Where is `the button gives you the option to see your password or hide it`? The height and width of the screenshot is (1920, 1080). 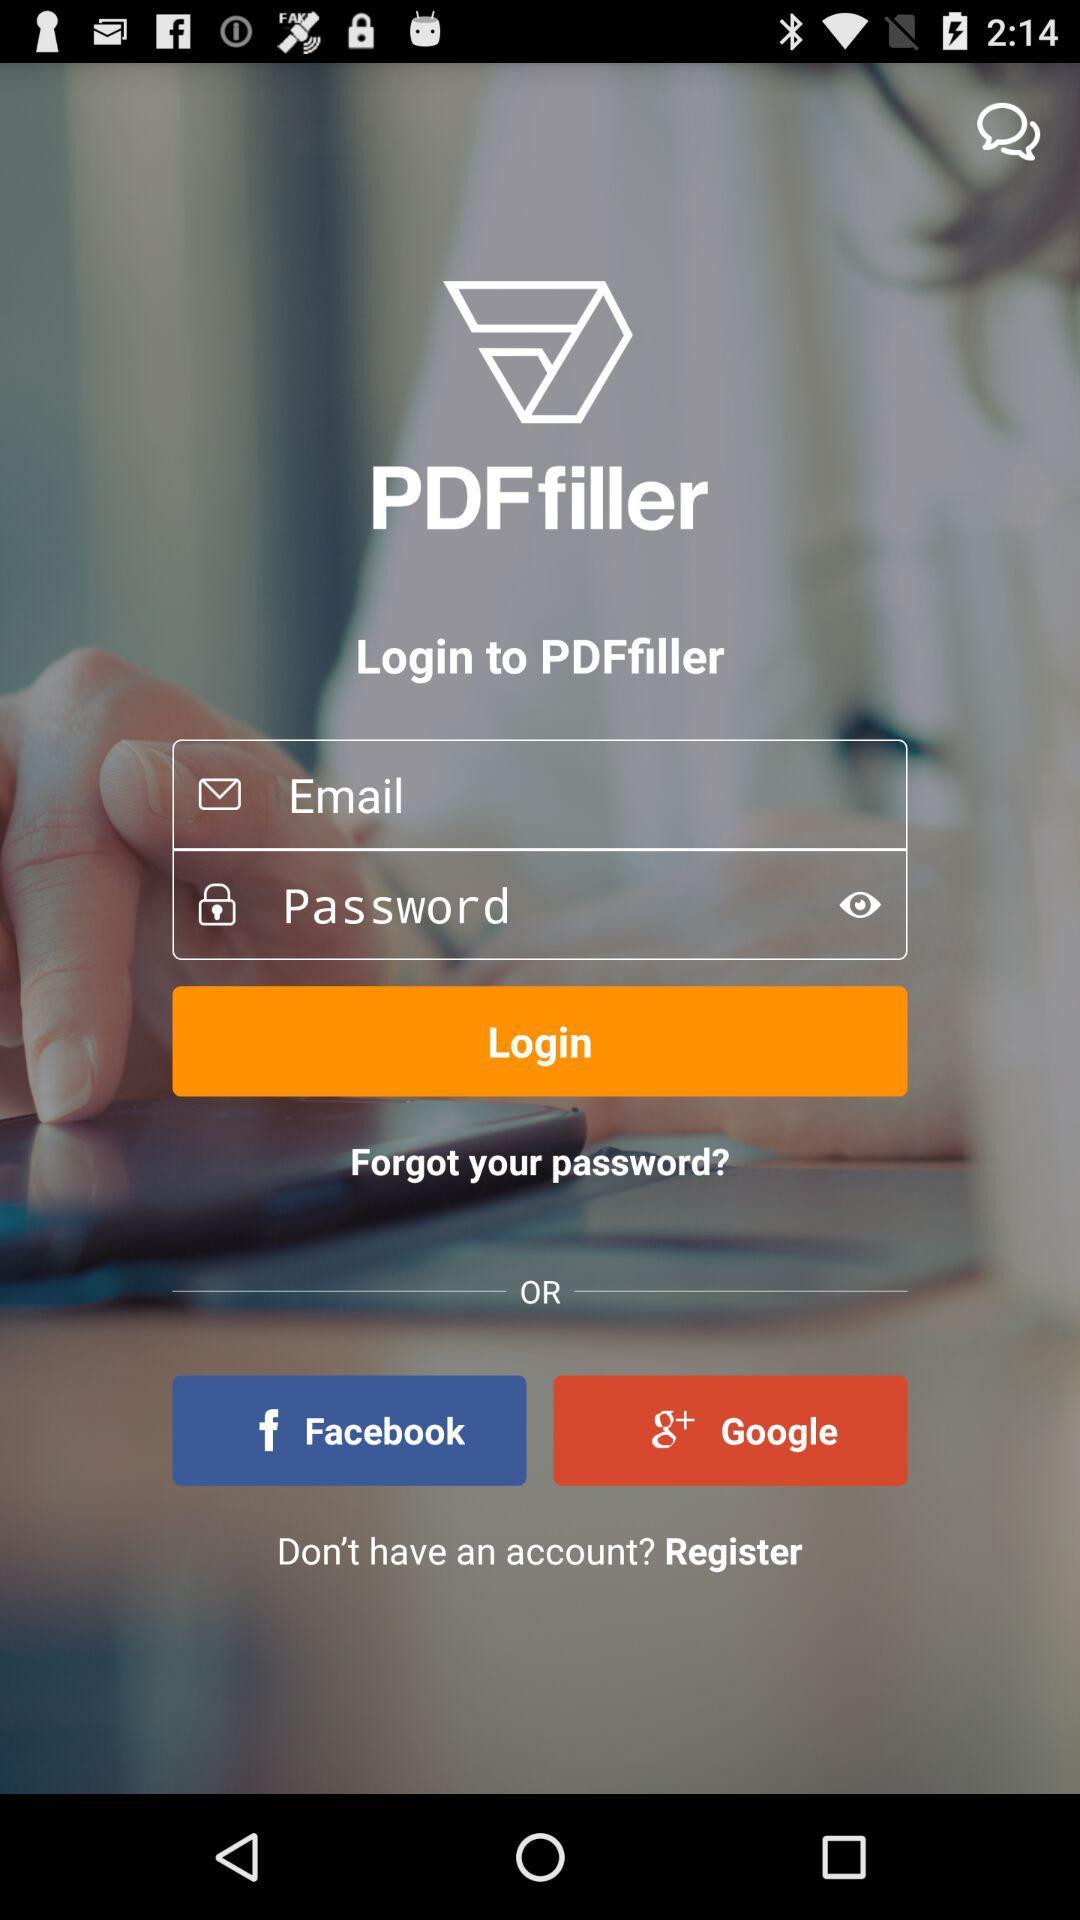 the button gives you the option to see your password or hide it is located at coordinates (859, 903).